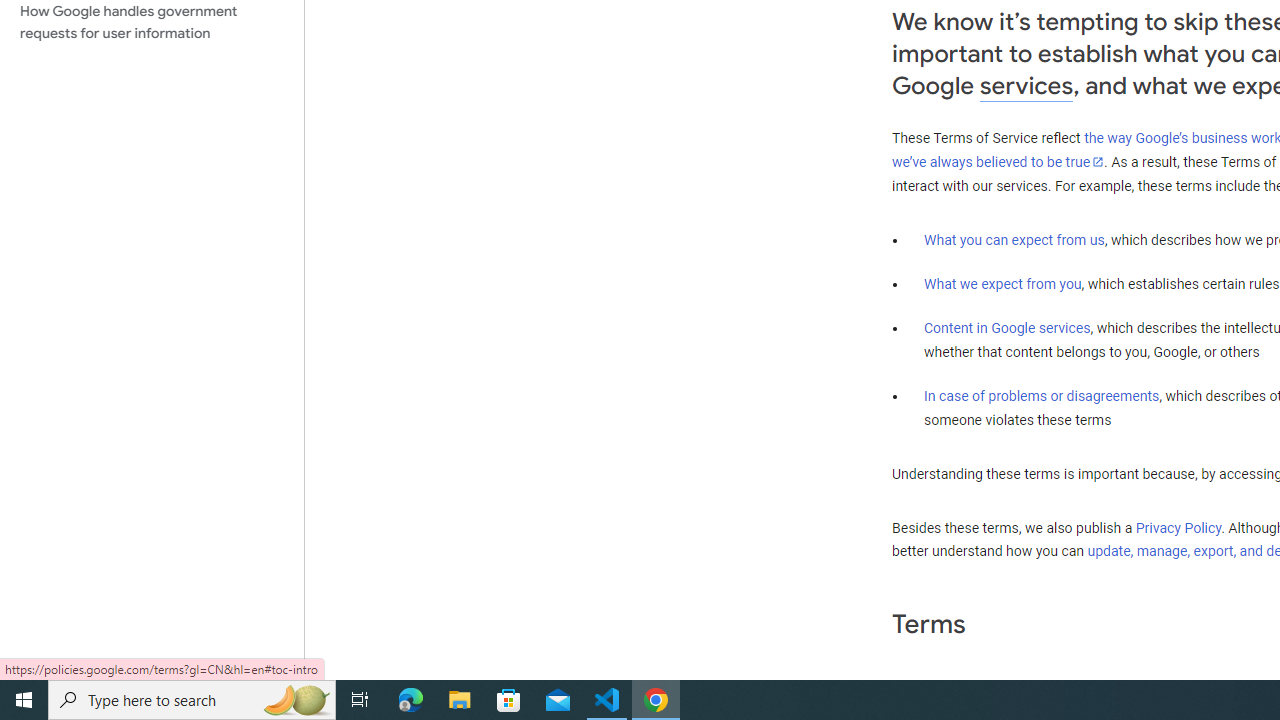  What do you see at coordinates (1002, 284) in the screenshot?
I see `'What we expect from you'` at bounding box center [1002, 284].